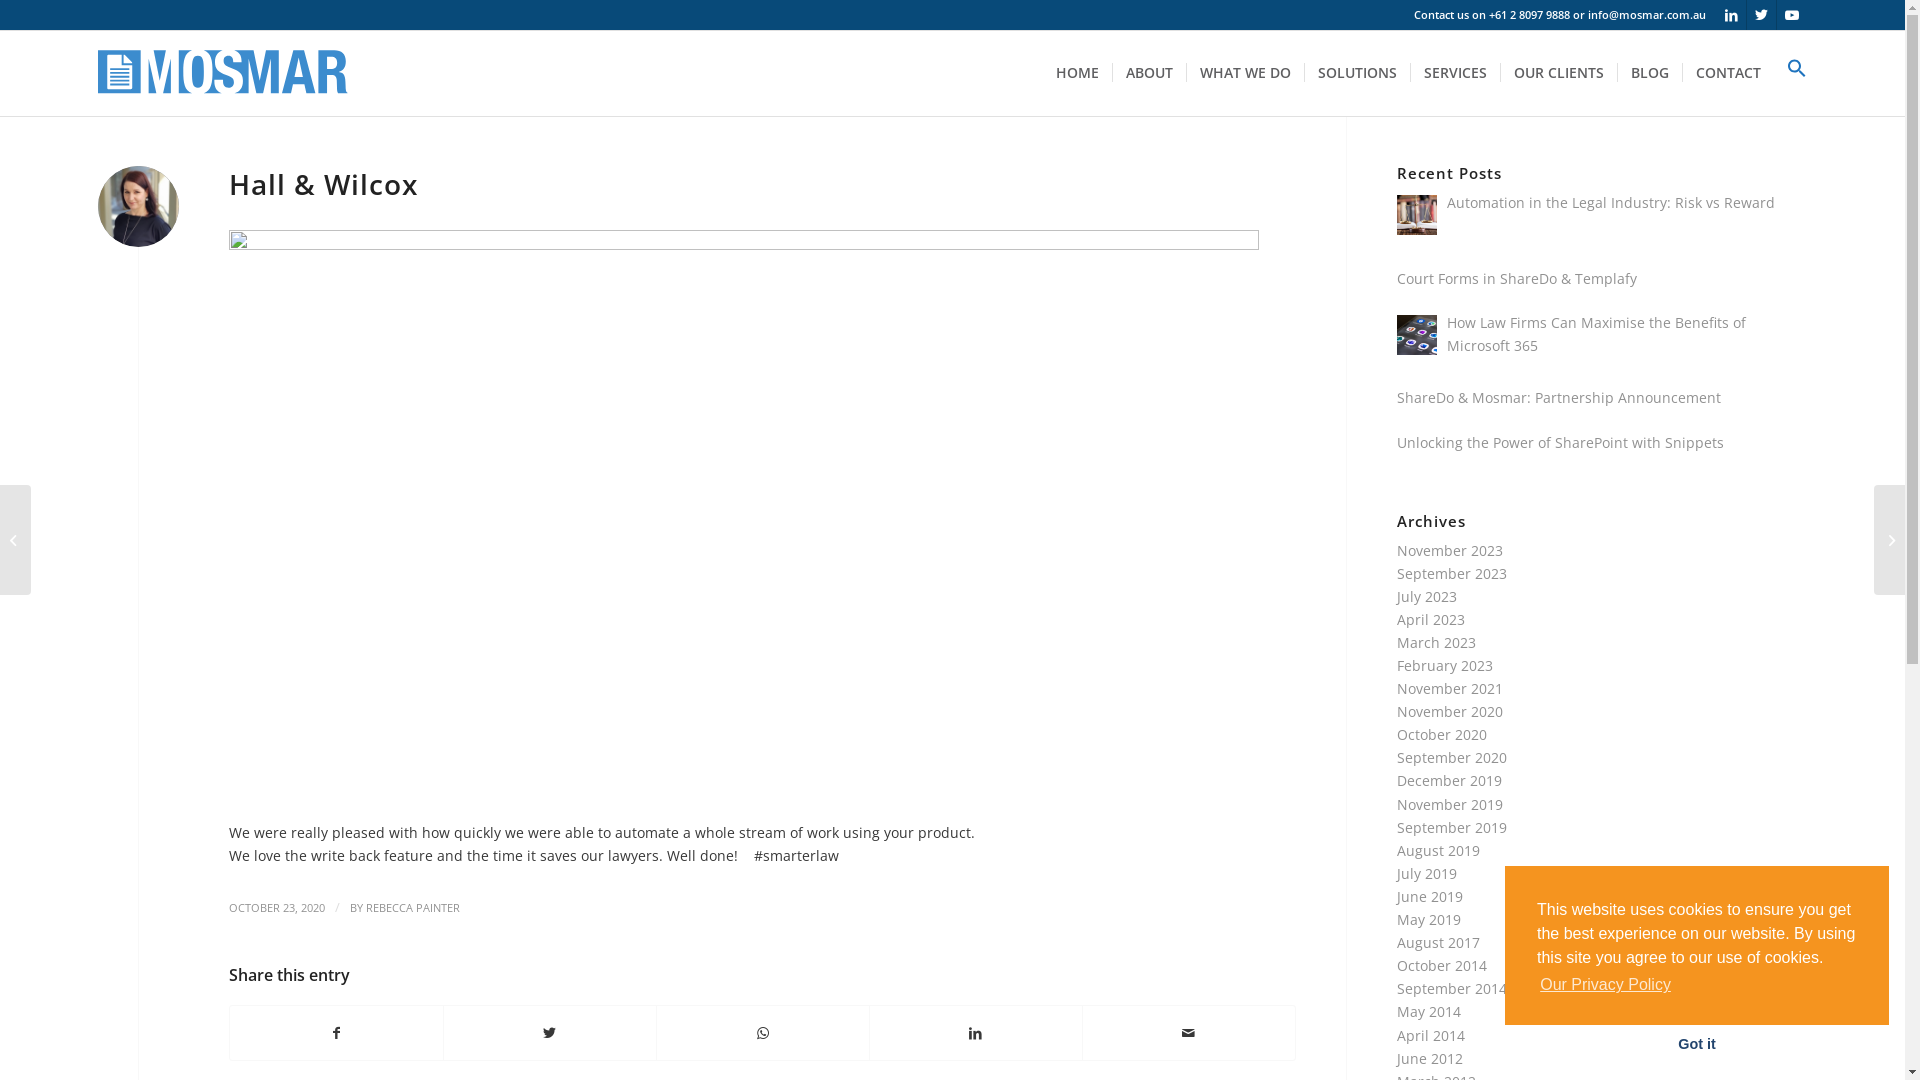 The image size is (1920, 1080). What do you see at coordinates (1516, 278) in the screenshot?
I see `'Court Forms in ShareDo & Templafy'` at bounding box center [1516, 278].